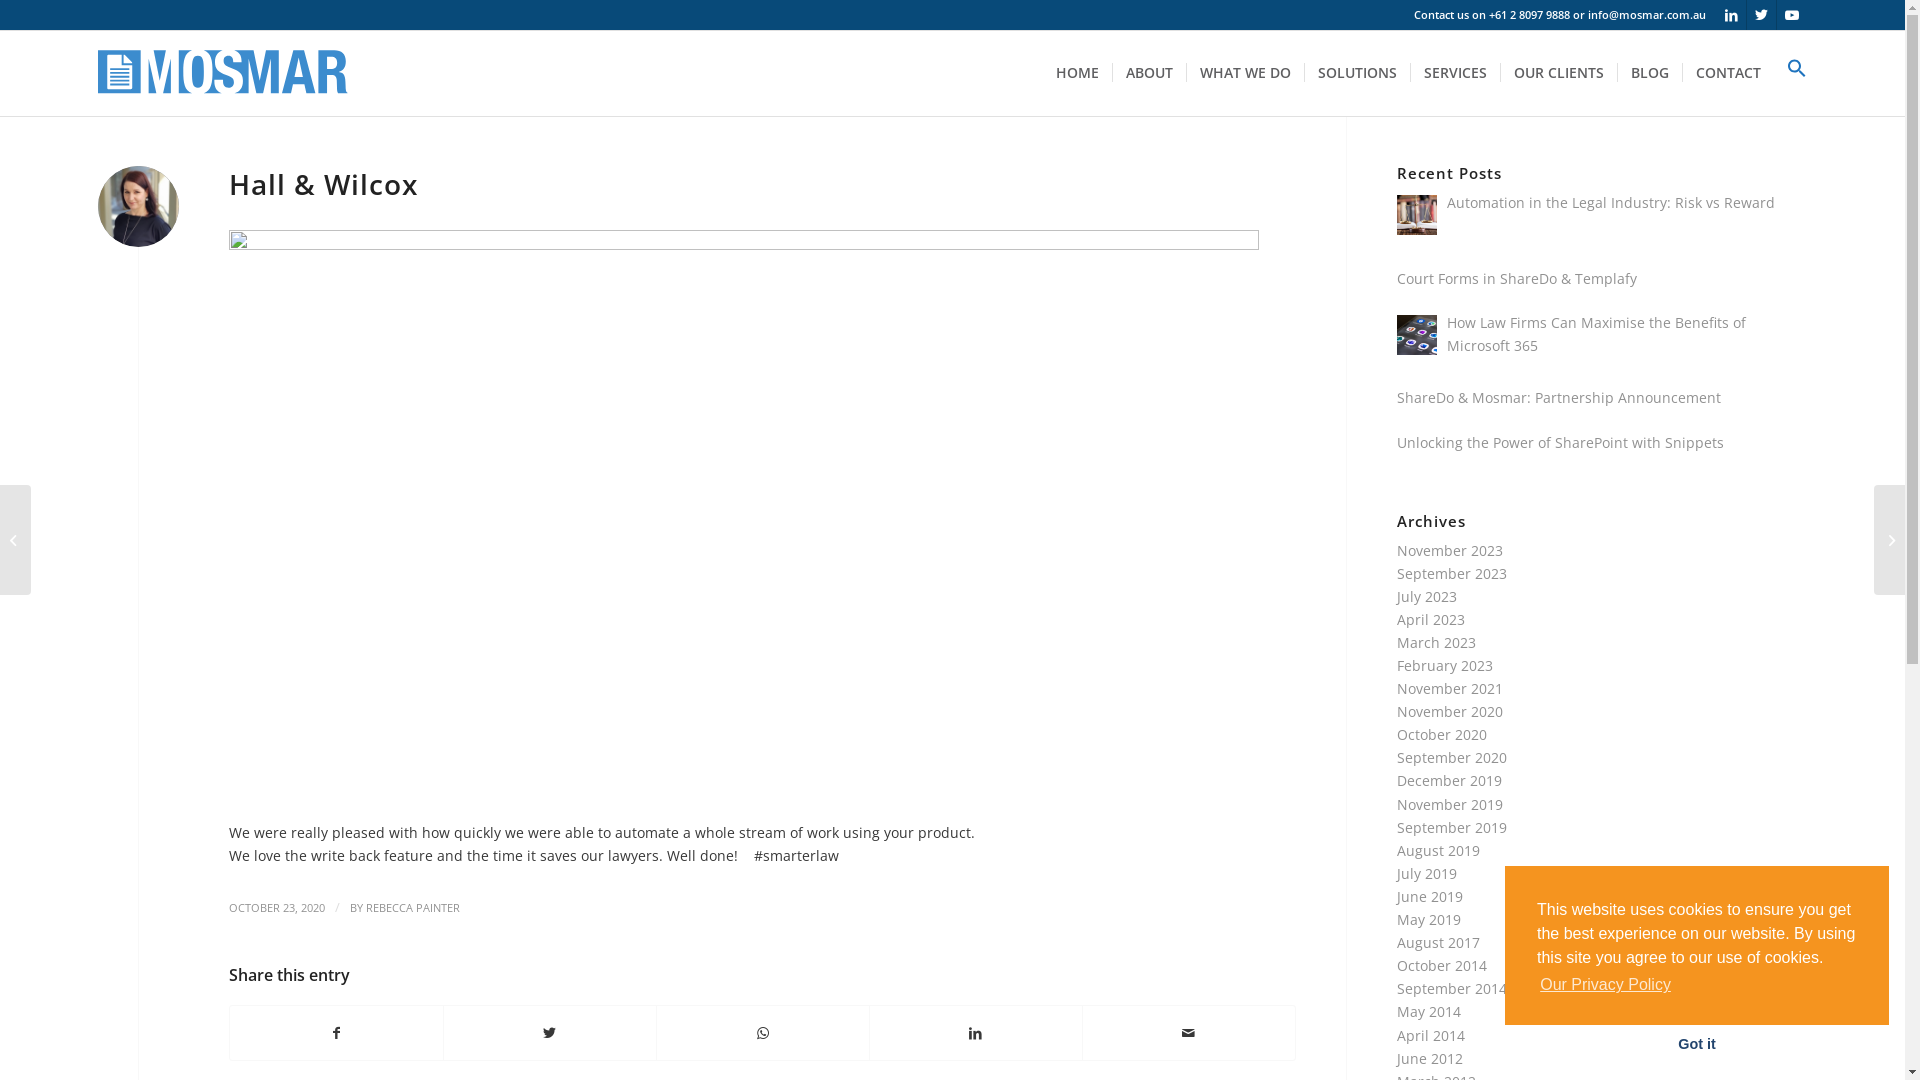 The image size is (1920, 1080). What do you see at coordinates (1516, 278) in the screenshot?
I see `'Court Forms in ShareDo & Templafy'` at bounding box center [1516, 278].